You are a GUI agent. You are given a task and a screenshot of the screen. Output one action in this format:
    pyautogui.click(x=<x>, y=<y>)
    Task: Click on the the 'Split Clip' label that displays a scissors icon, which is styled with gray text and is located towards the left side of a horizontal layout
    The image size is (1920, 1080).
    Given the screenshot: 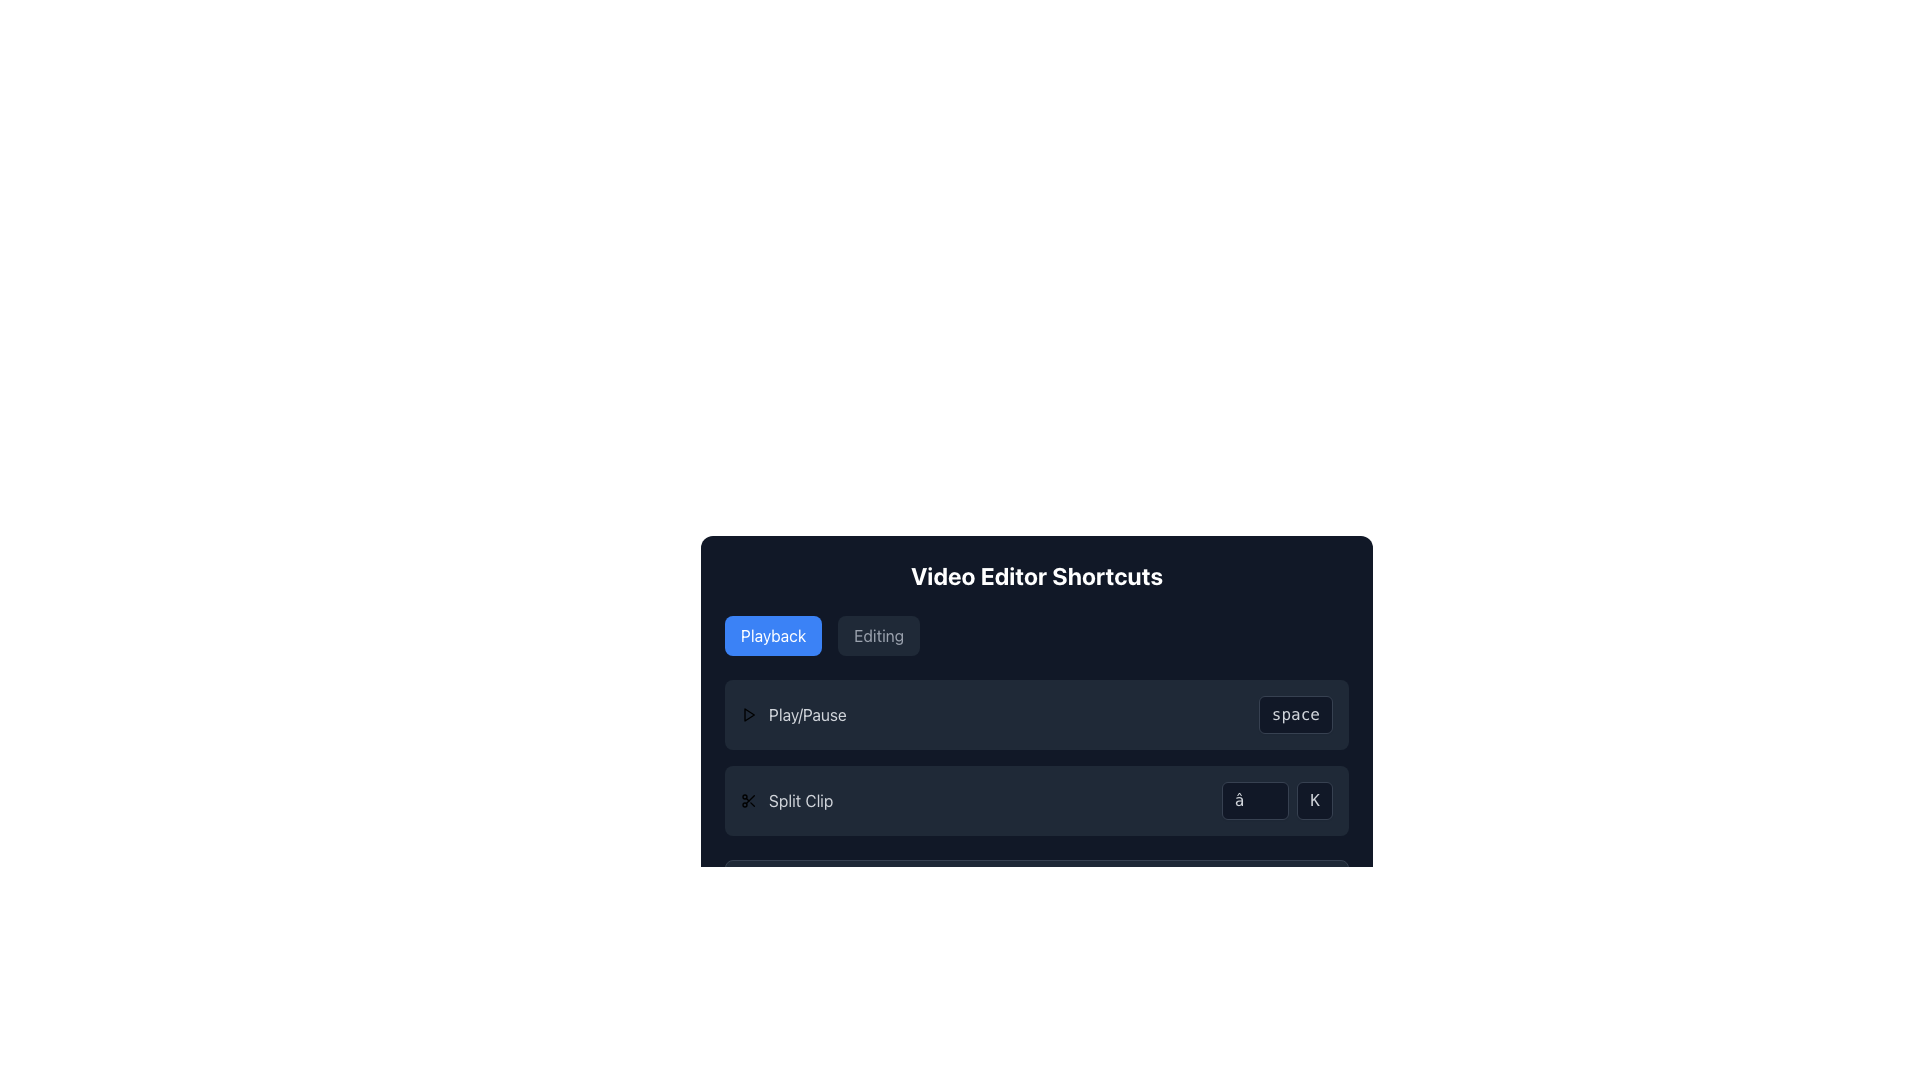 What is the action you would take?
    pyautogui.click(x=786, y=800)
    